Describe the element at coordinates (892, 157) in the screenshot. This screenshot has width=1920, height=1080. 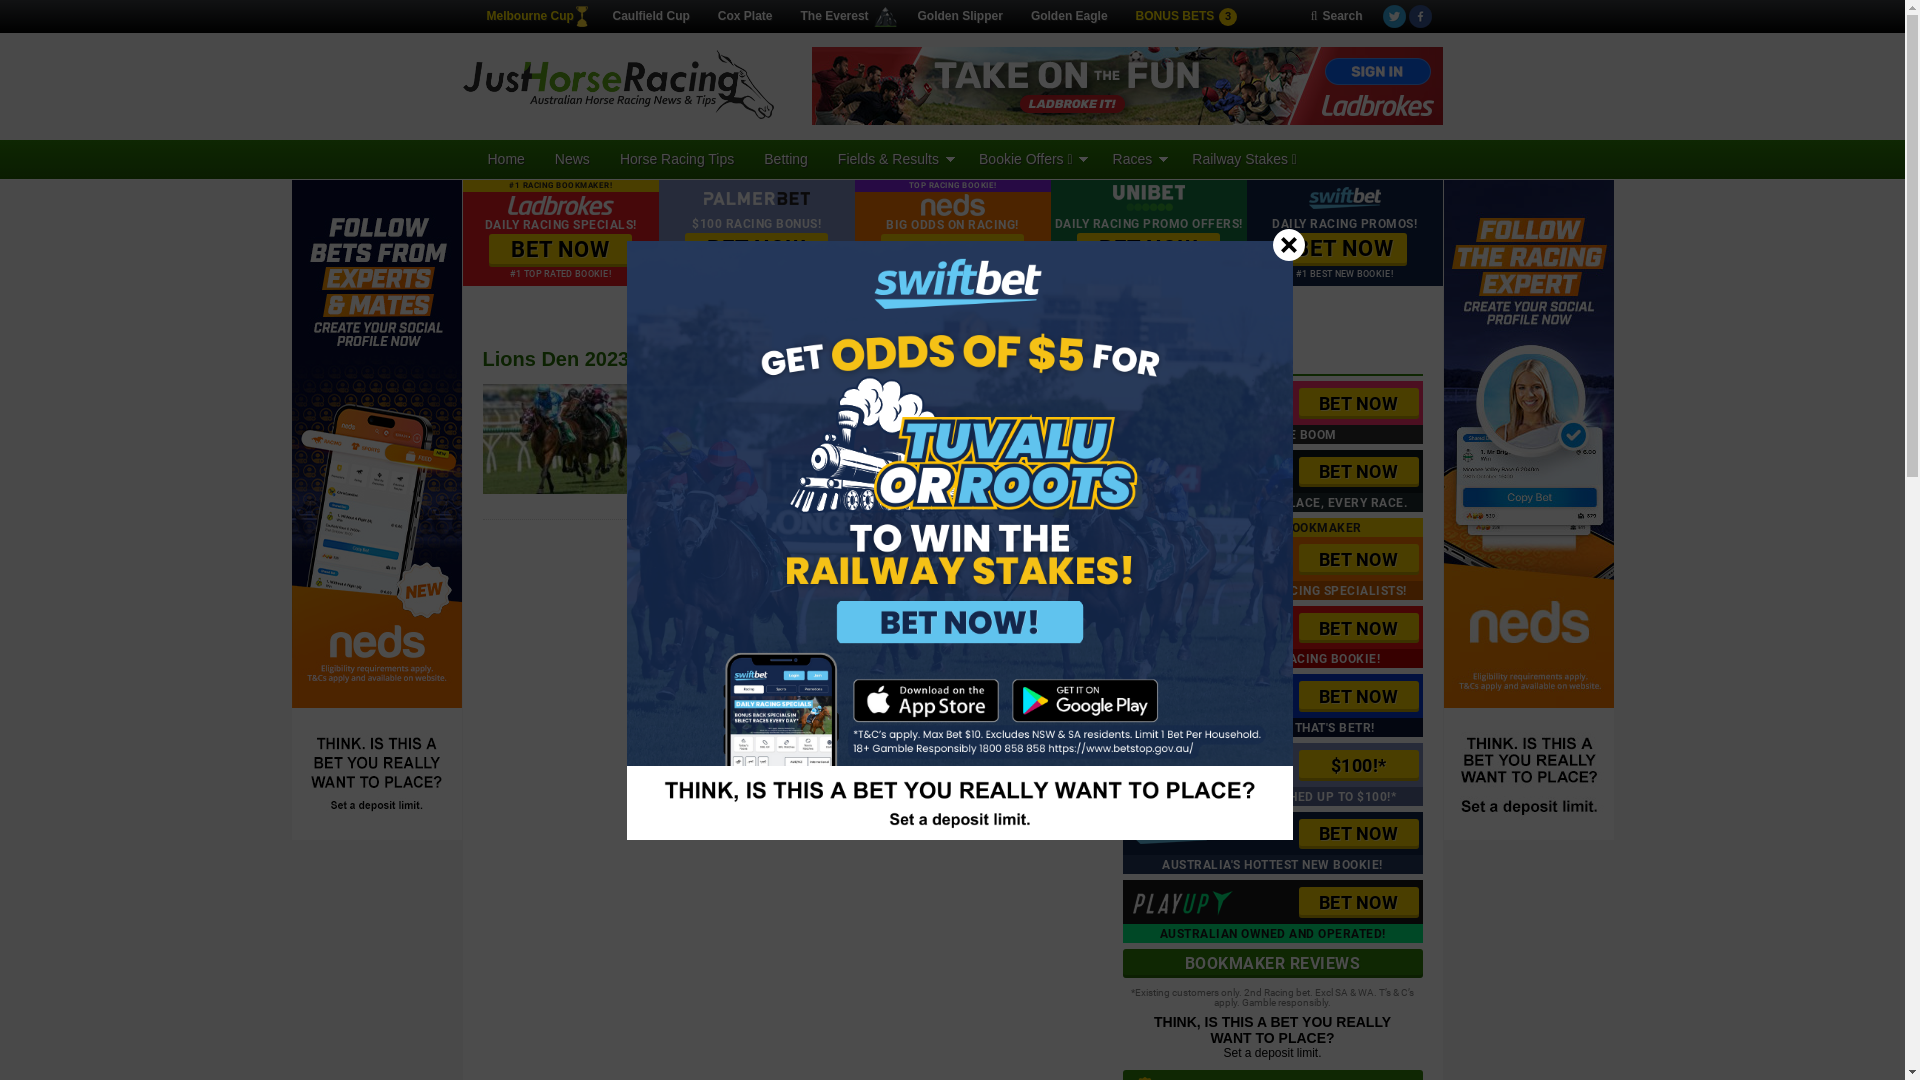
I see `'Fields & Results'` at that location.